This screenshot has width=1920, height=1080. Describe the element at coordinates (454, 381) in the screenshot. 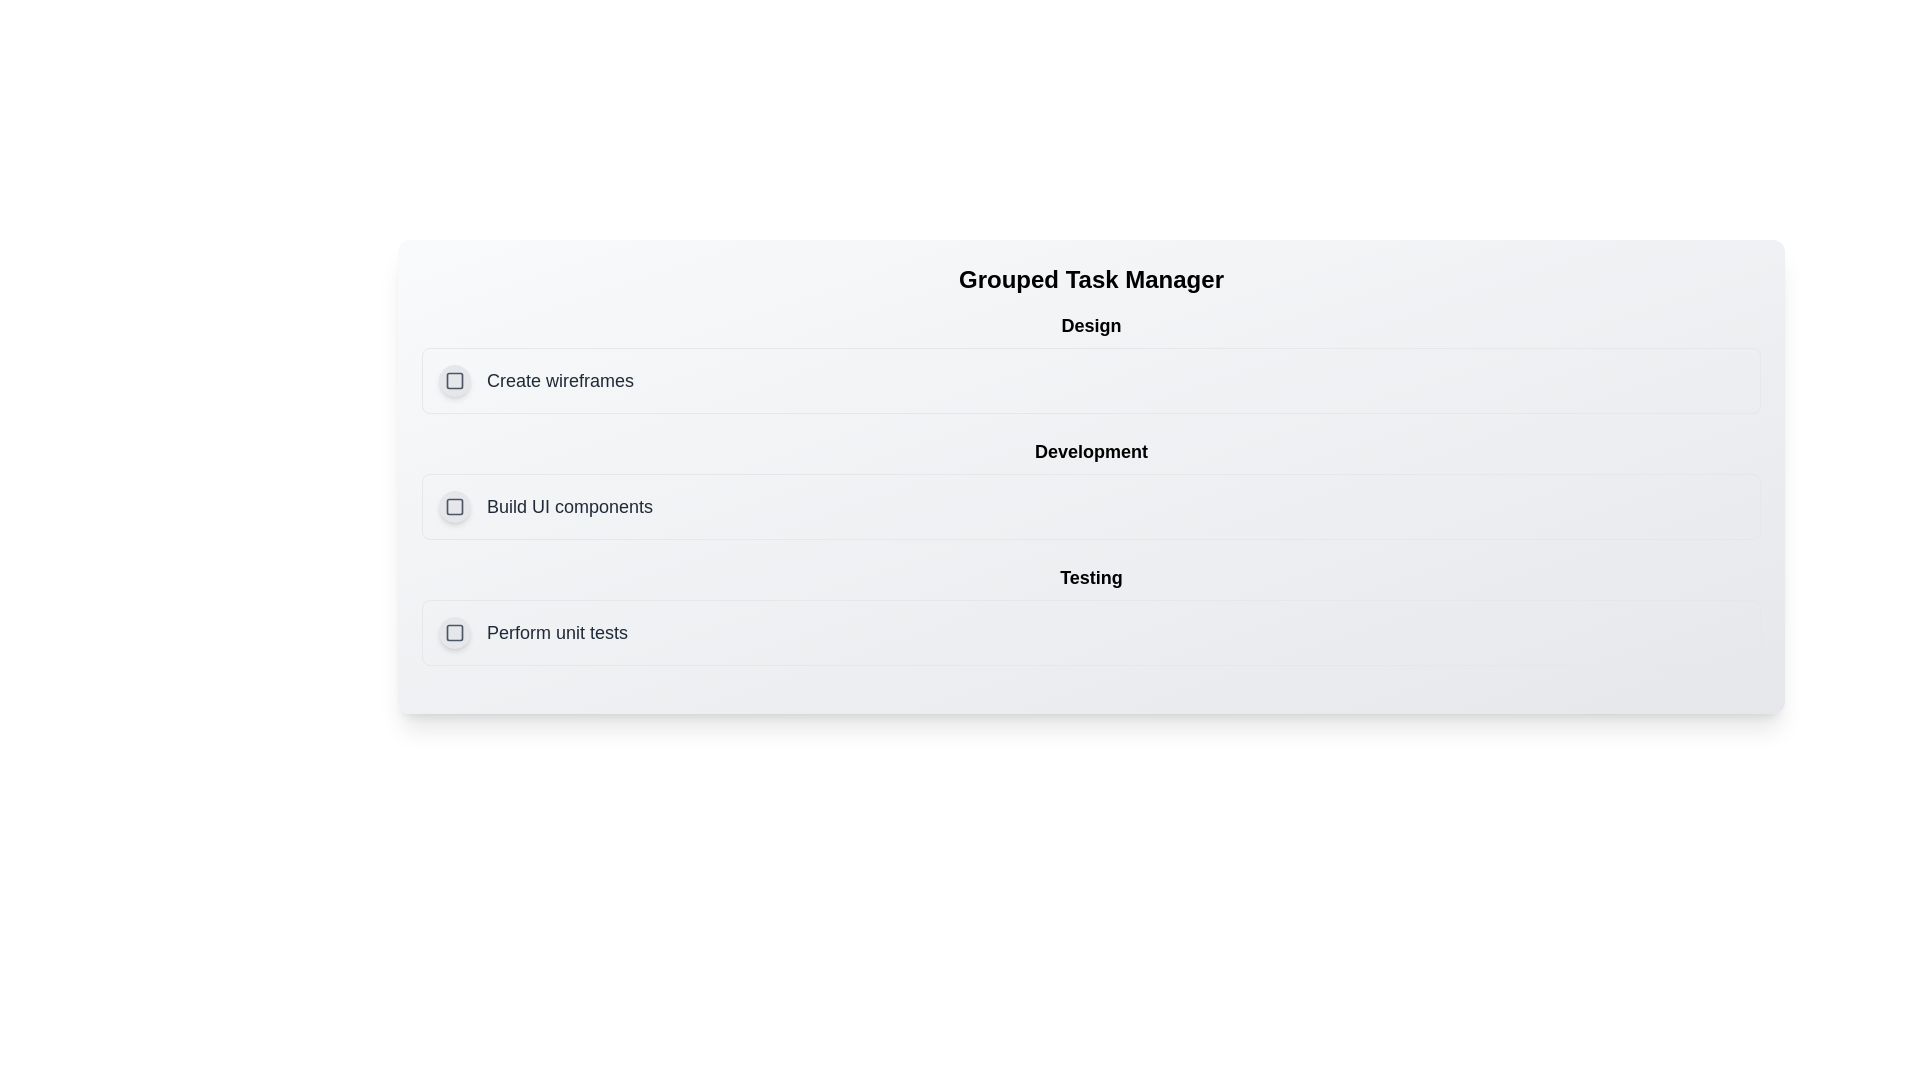

I see `the square outline icon styled as a selection indicator` at that location.